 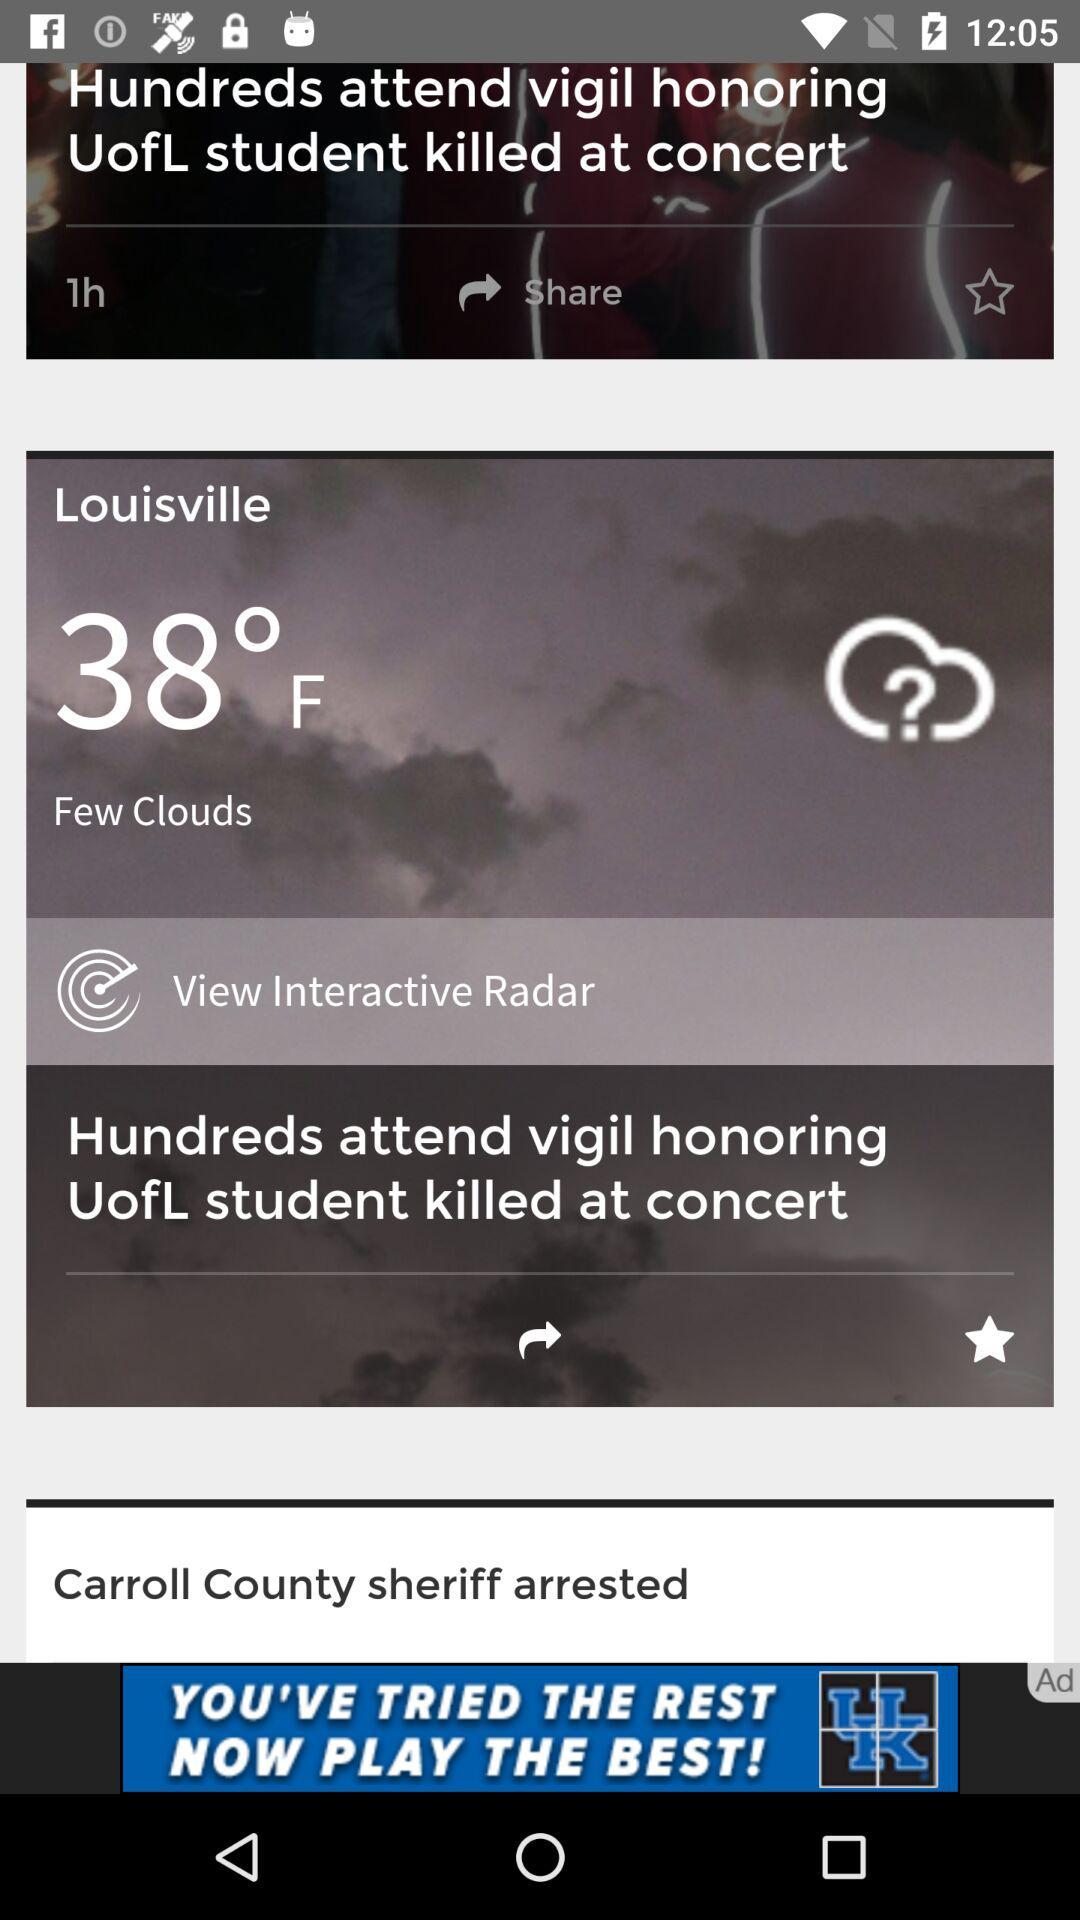 What do you see at coordinates (540, 1727) in the screenshot?
I see `the add page` at bounding box center [540, 1727].